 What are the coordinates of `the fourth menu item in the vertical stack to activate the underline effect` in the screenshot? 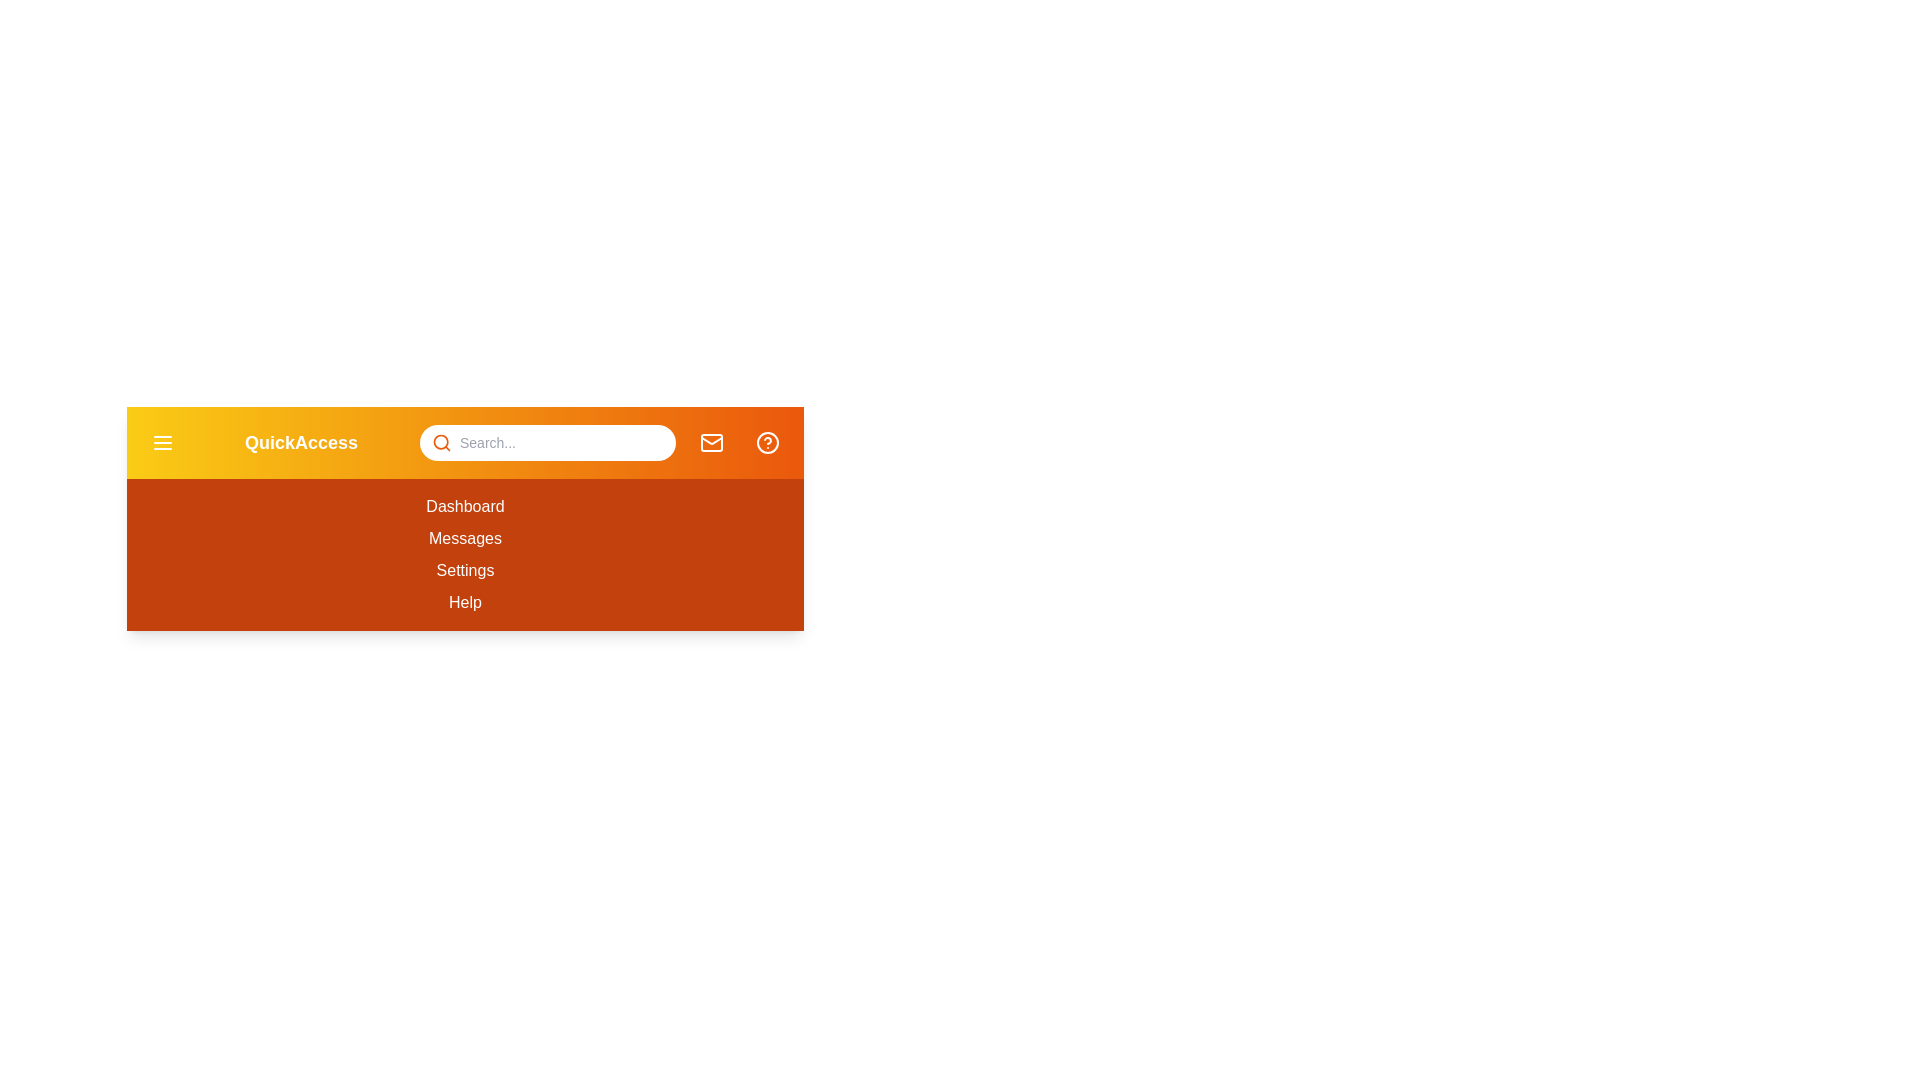 It's located at (464, 601).